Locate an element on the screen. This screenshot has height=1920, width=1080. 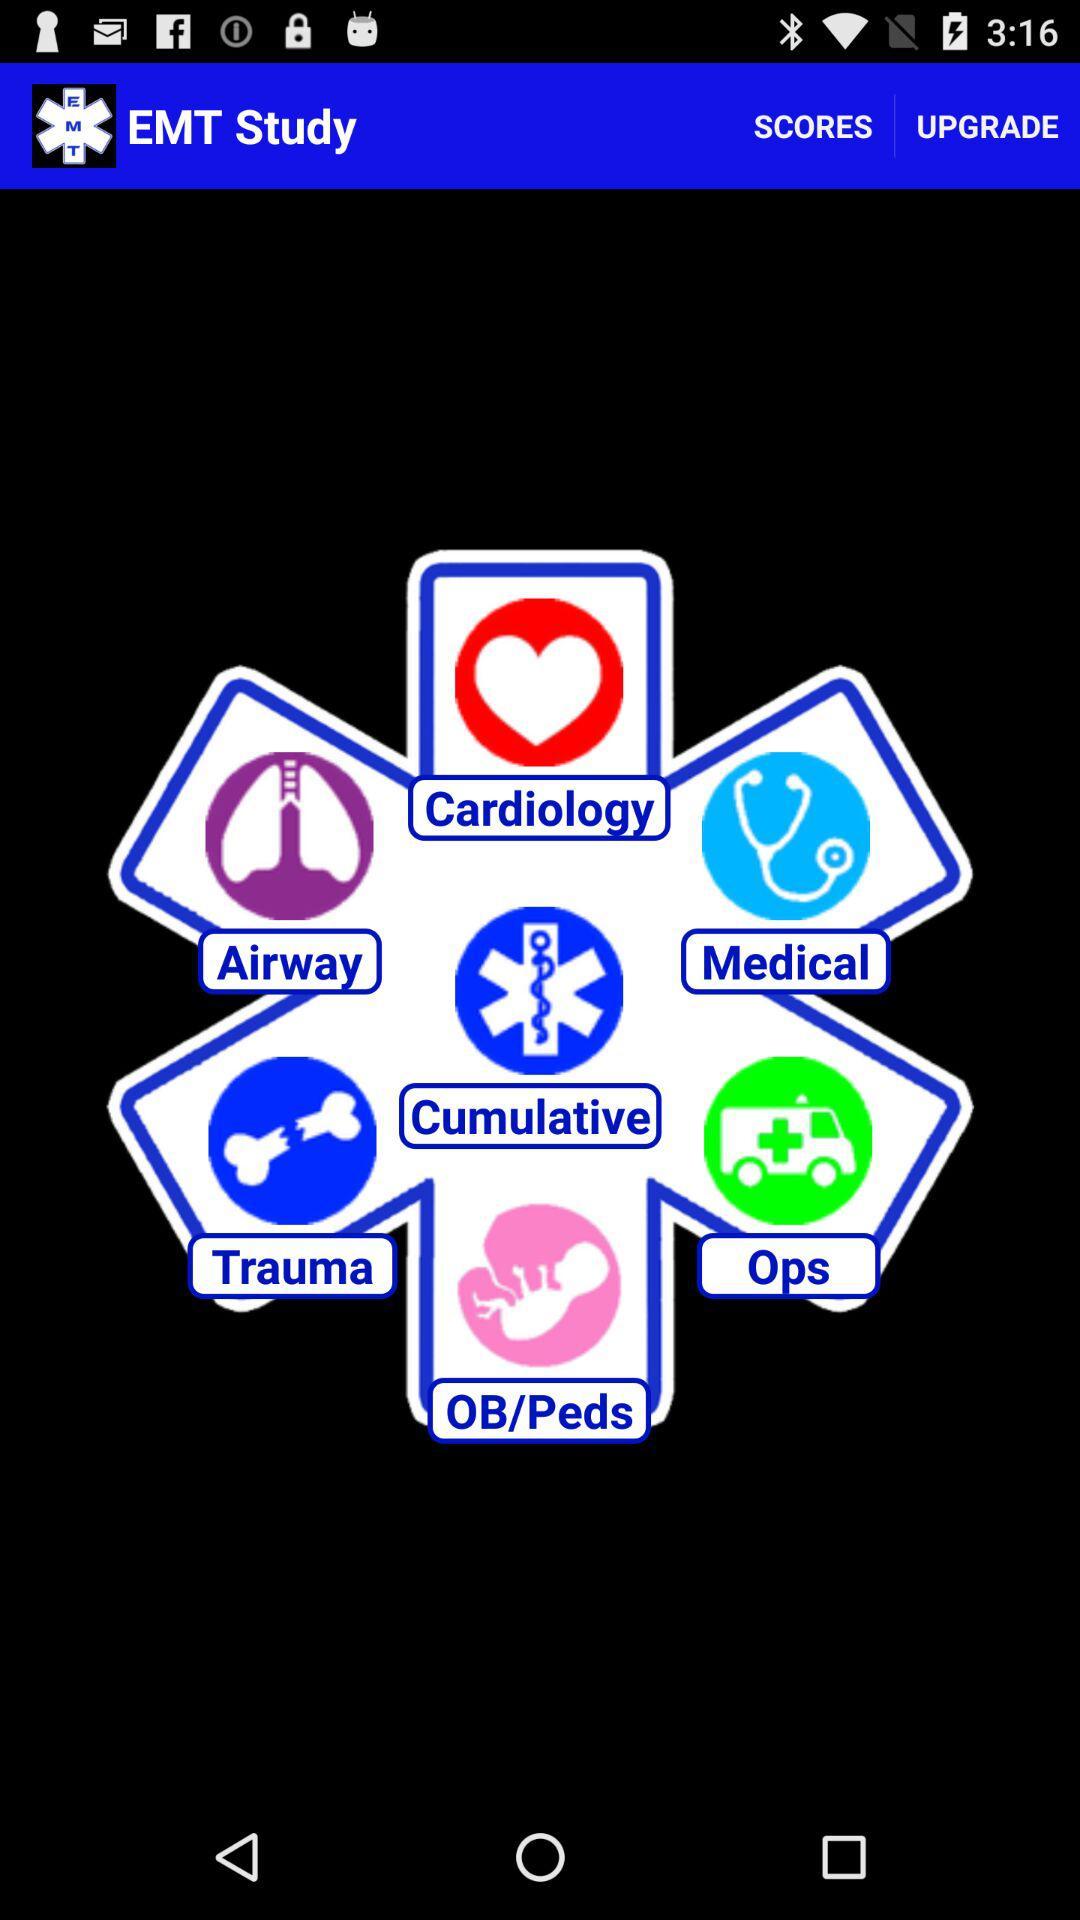
the avatar icon is located at coordinates (289, 893).